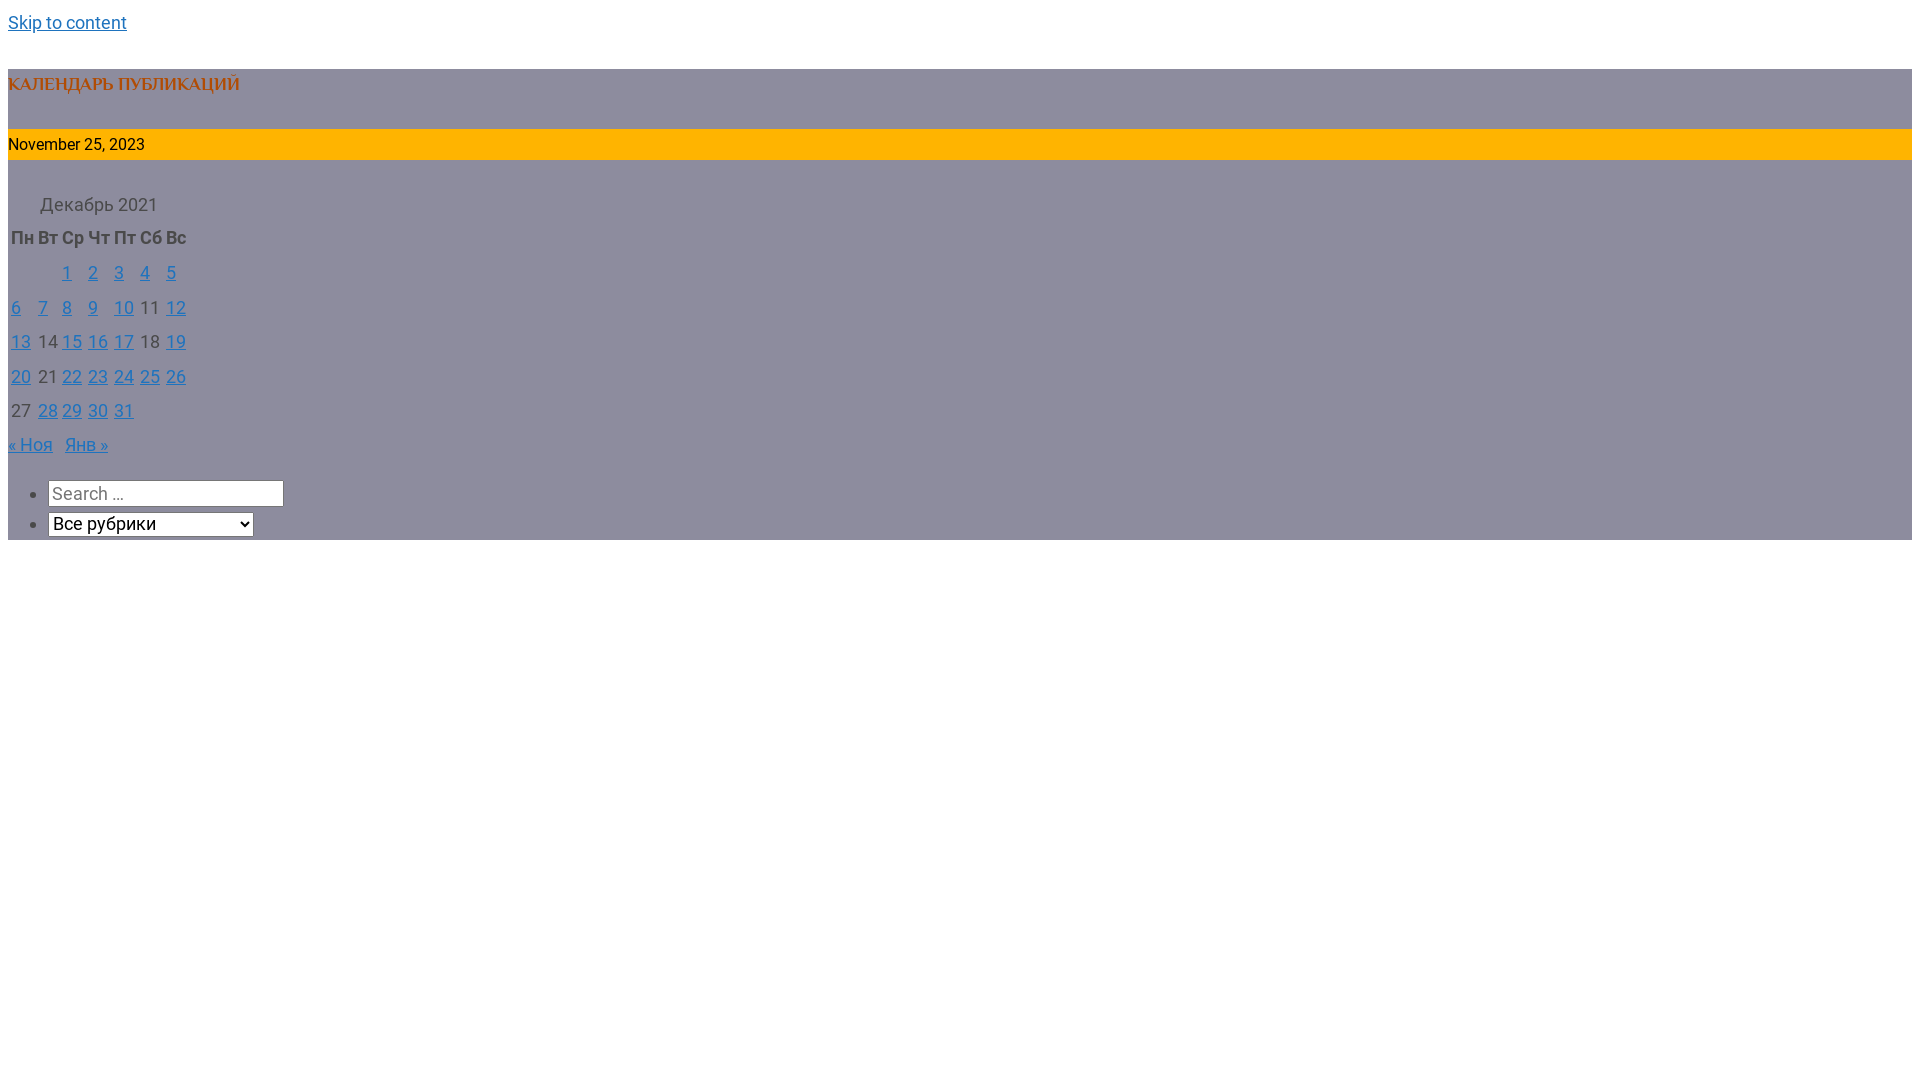 This screenshot has width=1920, height=1080. I want to click on '7', so click(43, 307).